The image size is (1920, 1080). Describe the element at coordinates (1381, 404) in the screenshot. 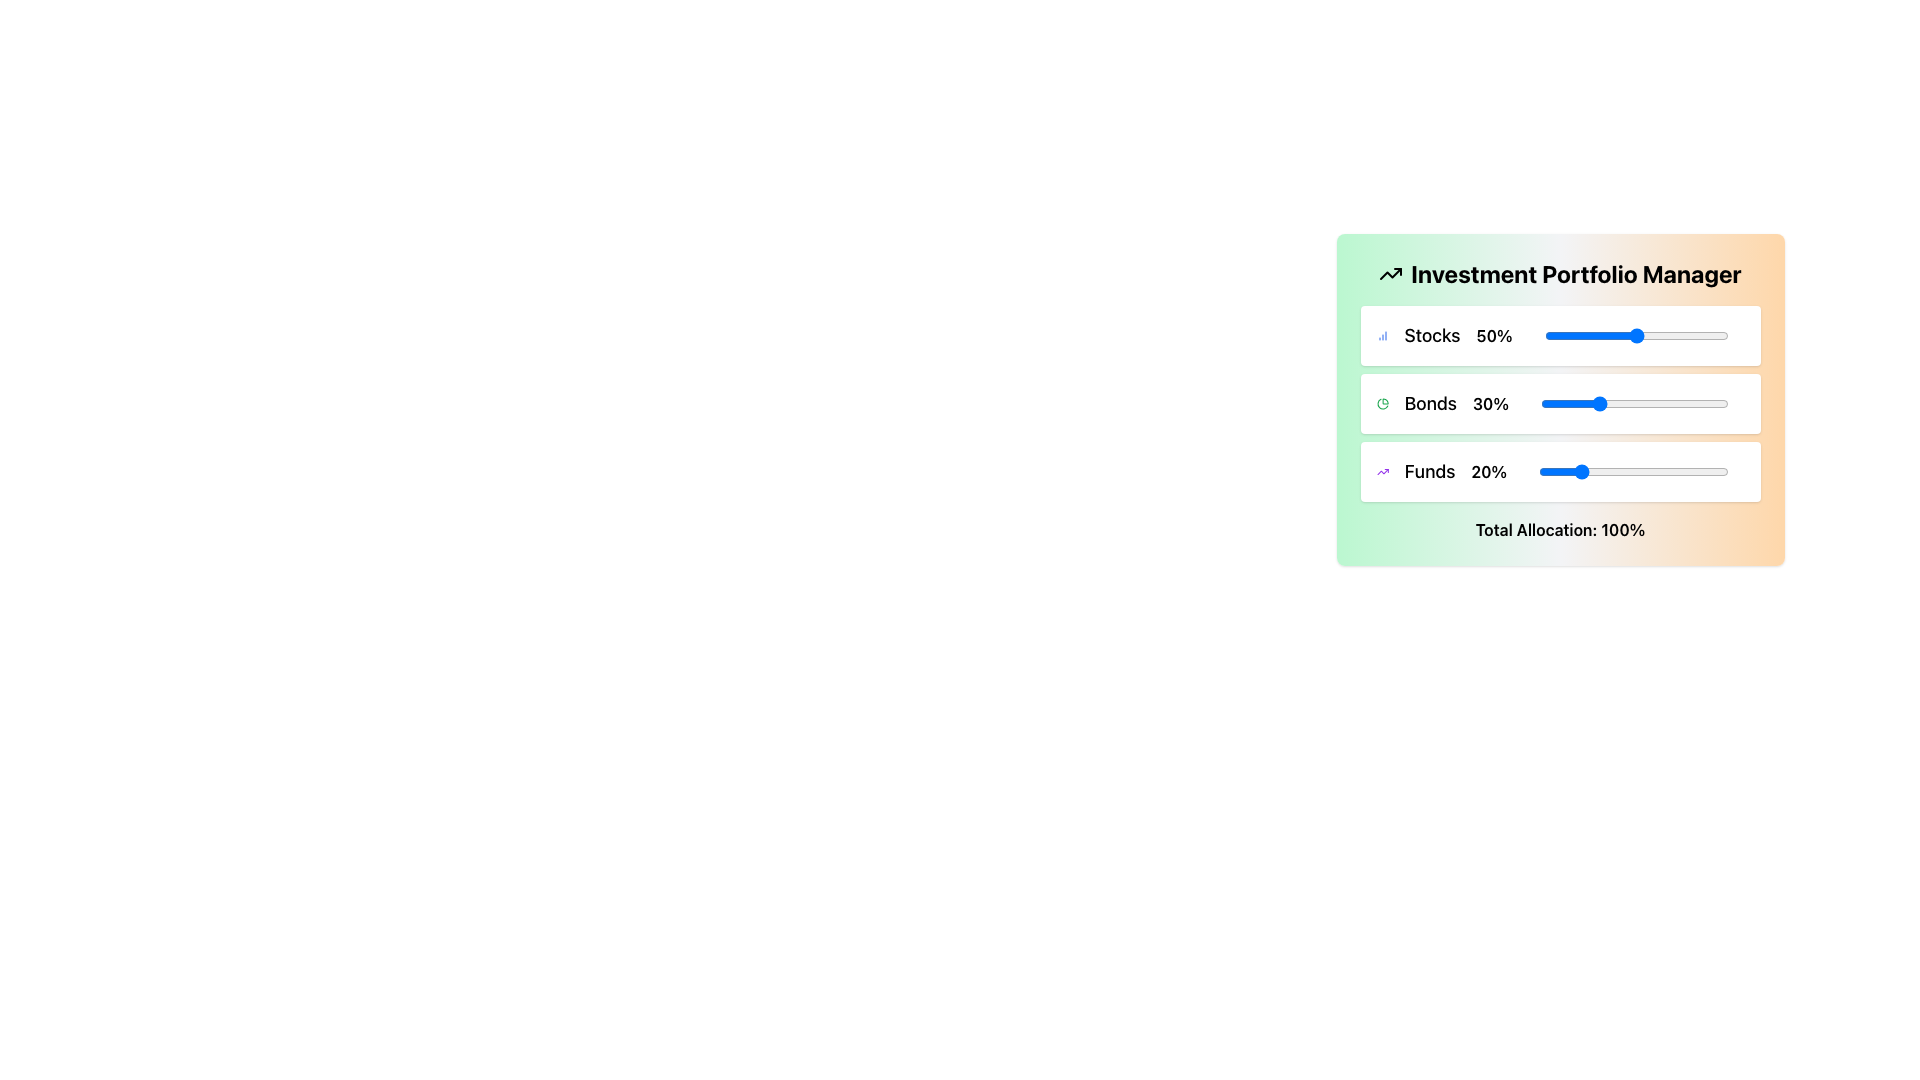

I see `the green segment of the pie chart icon, which is the second segment positioned to the right of the first segment` at that location.